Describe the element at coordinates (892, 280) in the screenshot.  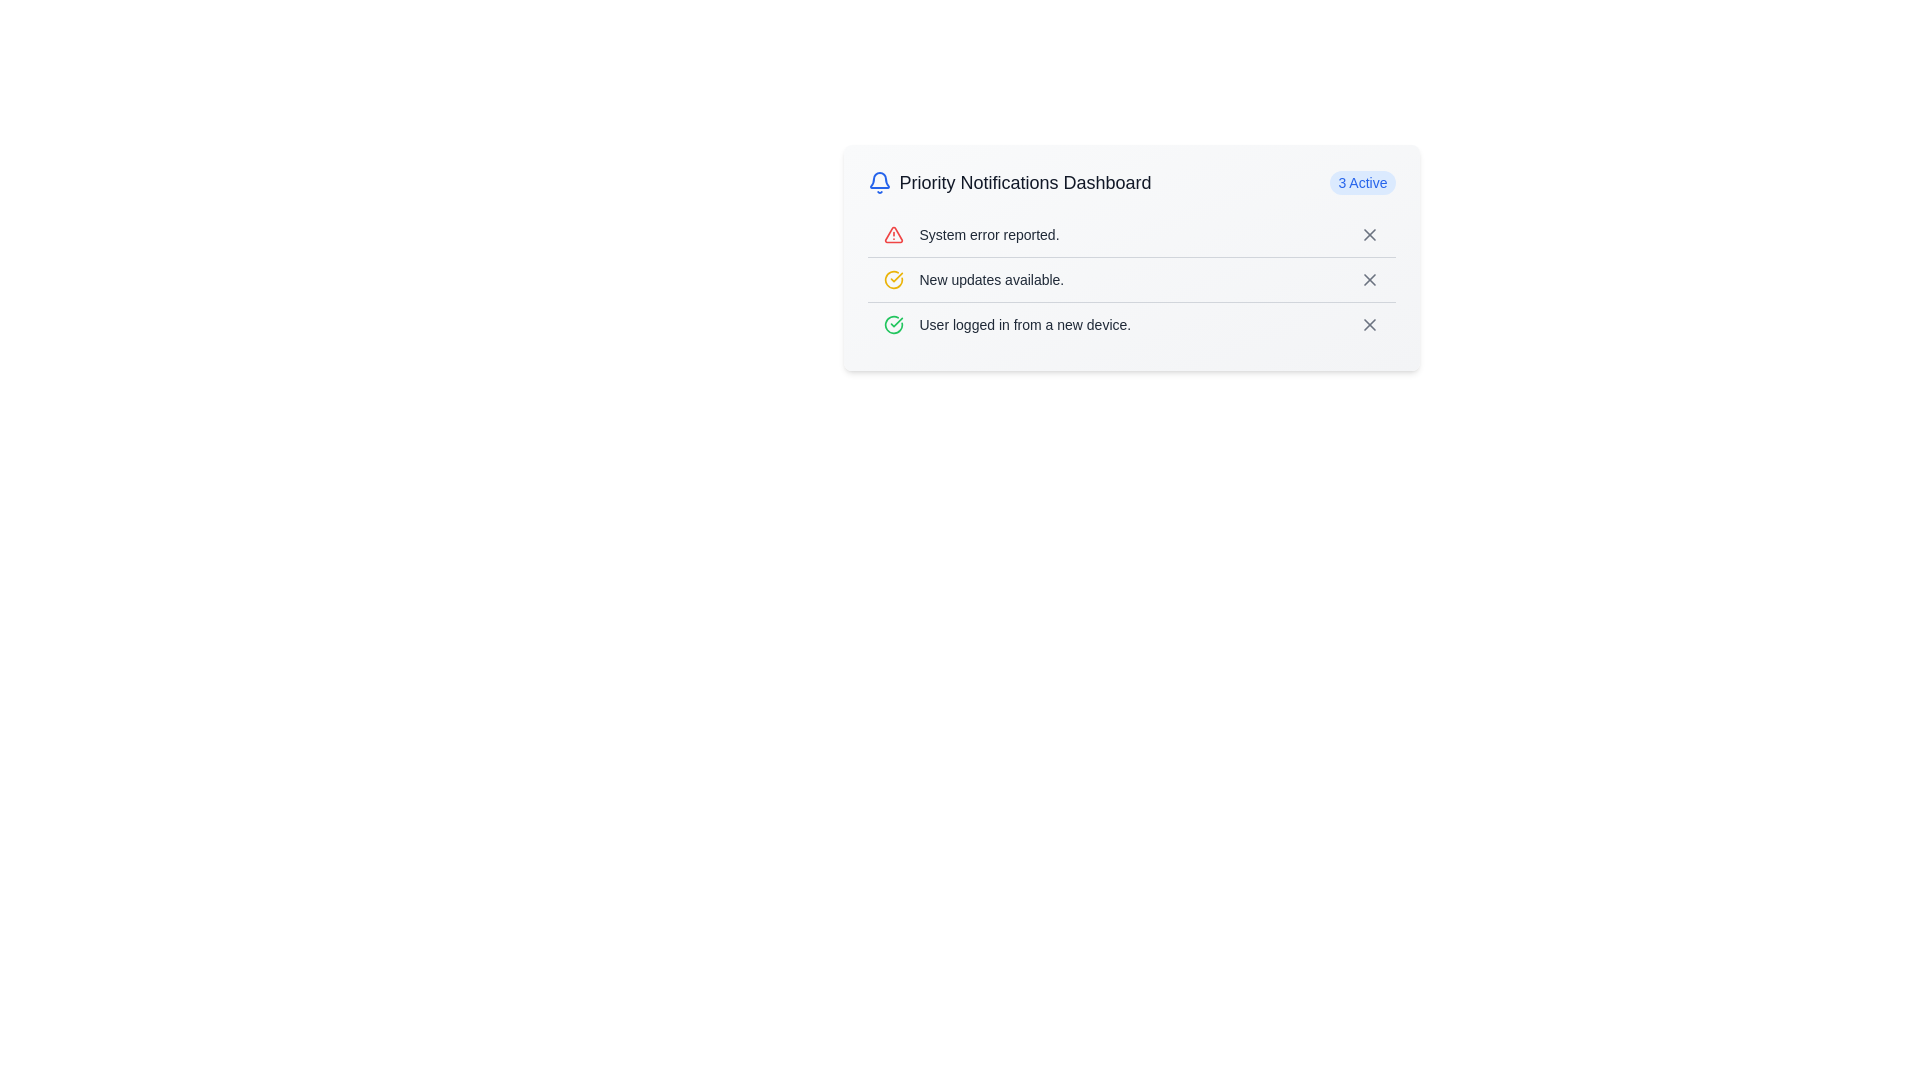
I see `the update indicator icon located to the left of the text 'New updates available.'` at that location.